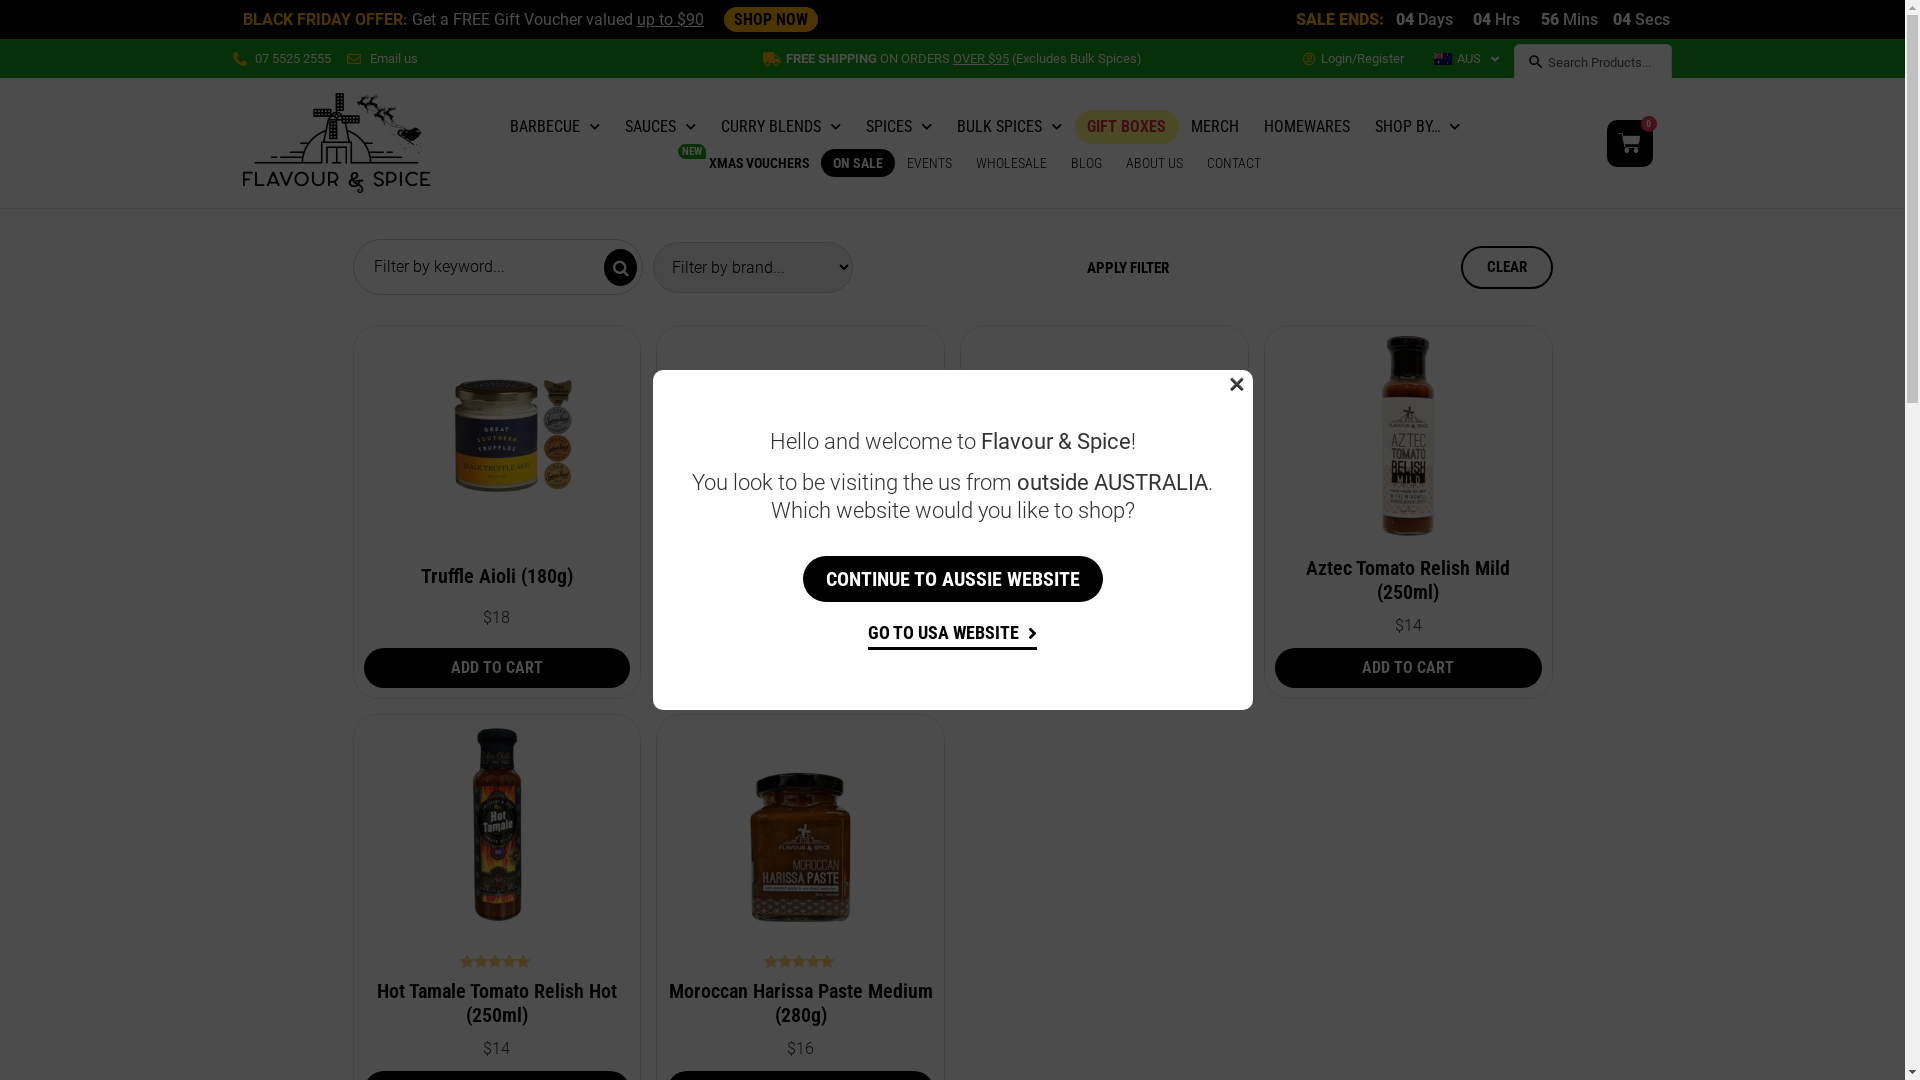 The height and width of the screenshot is (1080, 1920). What do you see at coordinates (346, 56) in the screenshot?
I see `'Email us'` at bounding box center [346, 56].